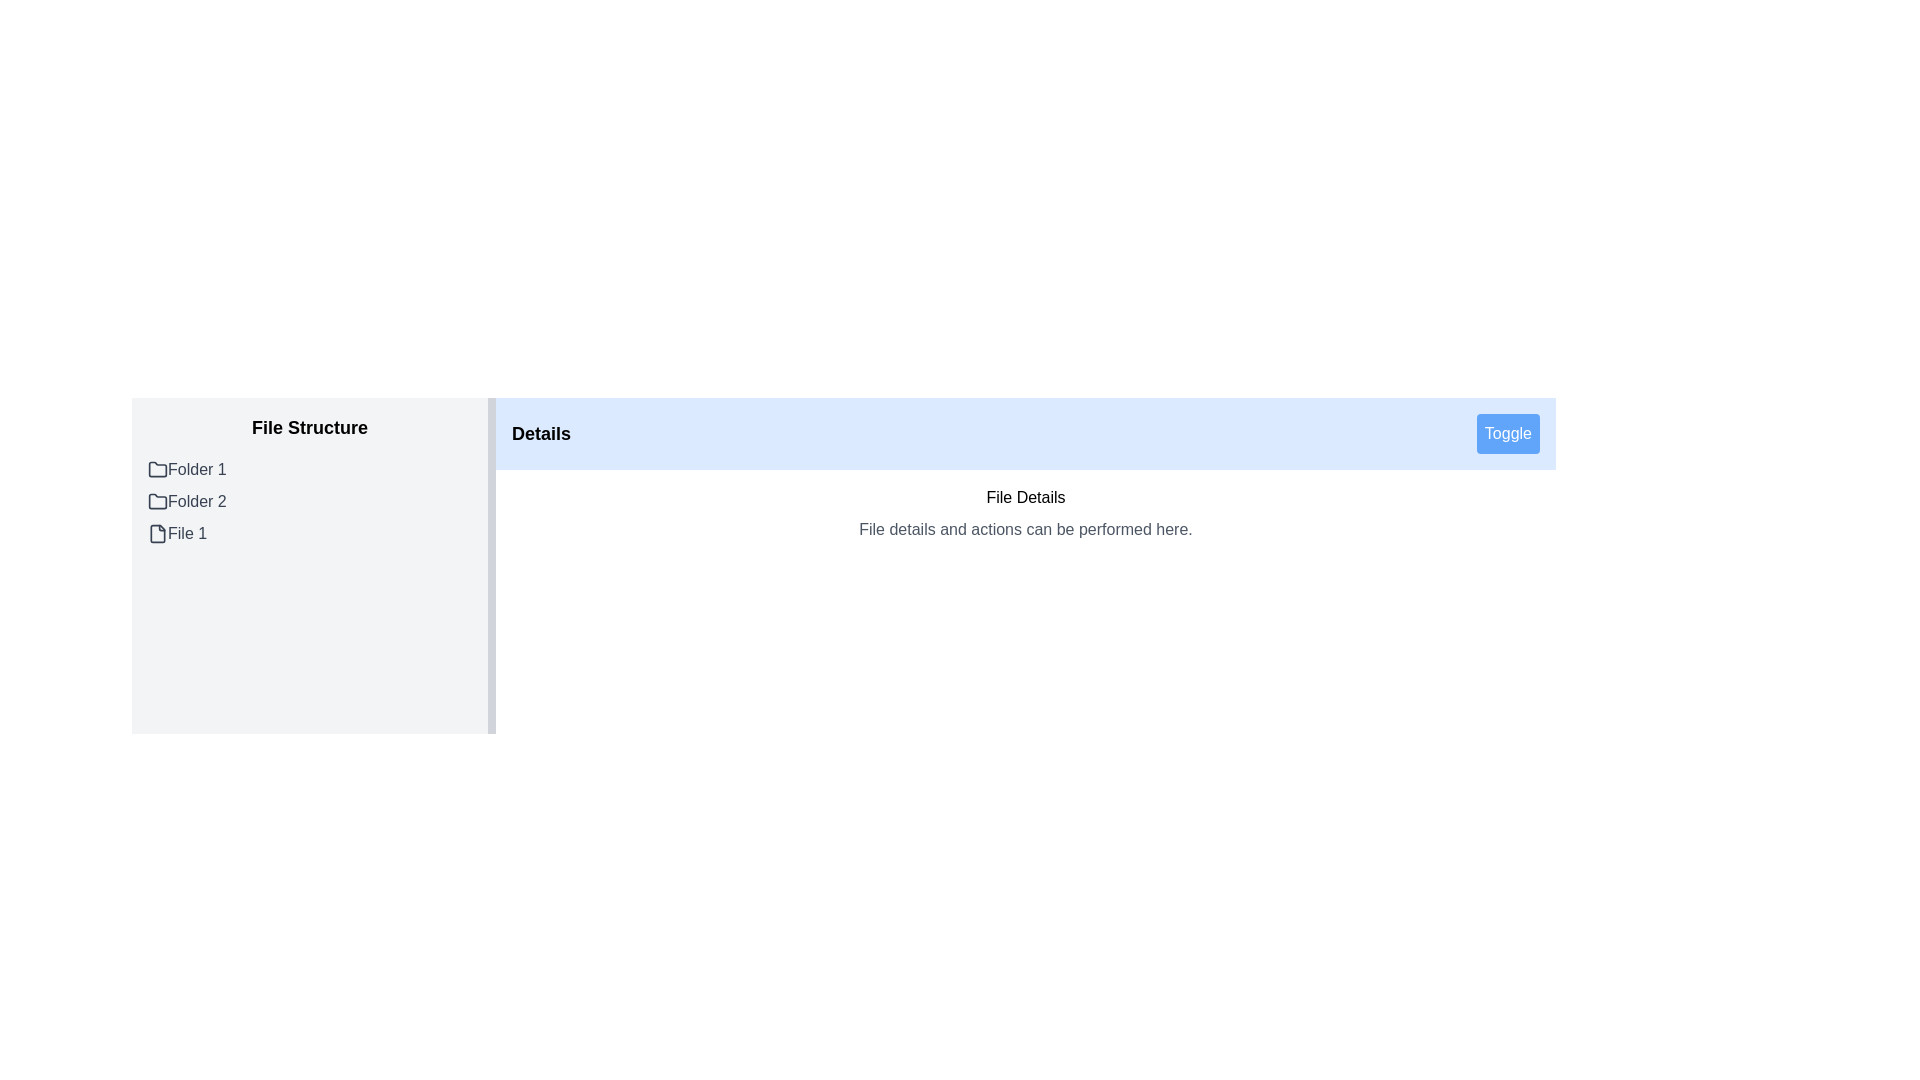  What do you see at coordinates (157, 500) in the screenshot?
I see `the folder icon located to the left of the 'Folder 2' text in the 'File Structure' list` at bounding box center [157, 500].